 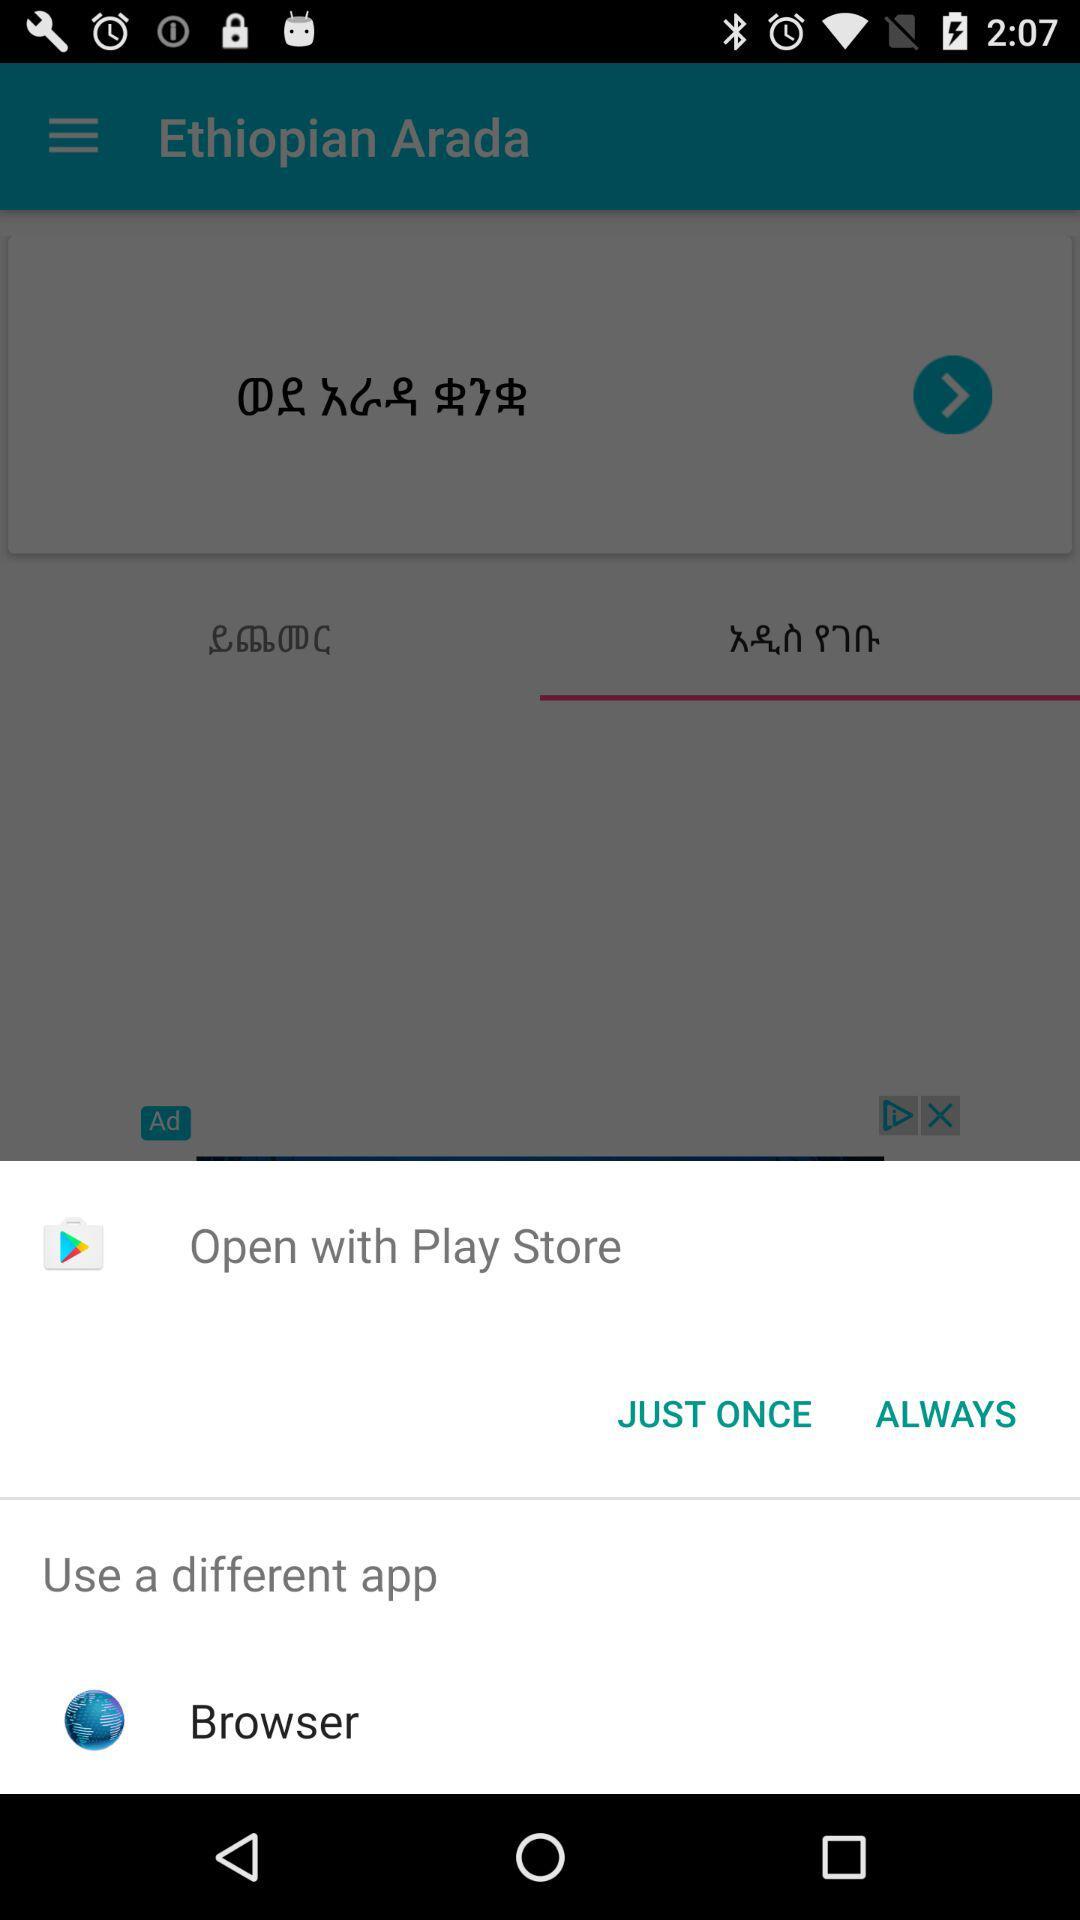 What do you see at coordinates (274, 1719) in the screenshot?
I see `the browser item` at bounding box center [274, 1719].